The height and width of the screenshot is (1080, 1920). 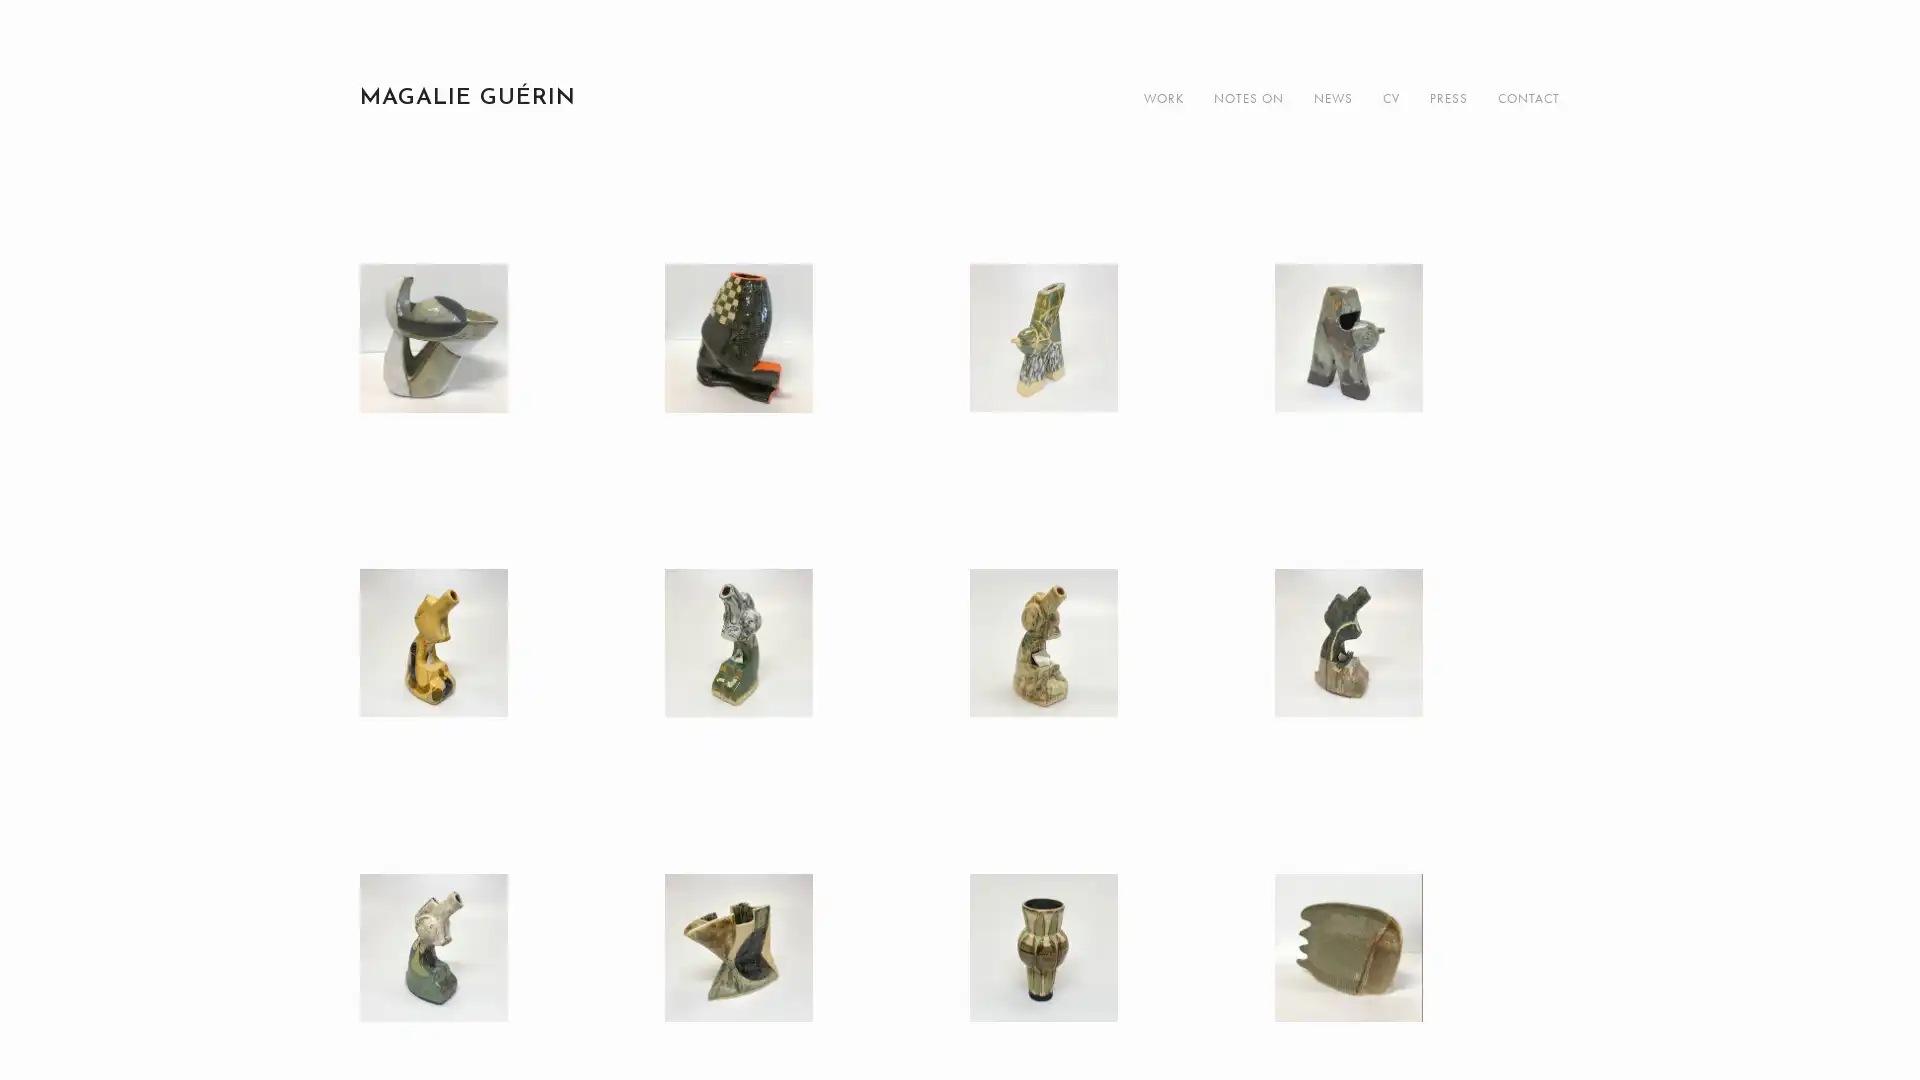 What do you see at coordinates (502, 405) in the screenshot?
I see `View fullsize IMG_4407.JPG` at bounding box center [502, 405].